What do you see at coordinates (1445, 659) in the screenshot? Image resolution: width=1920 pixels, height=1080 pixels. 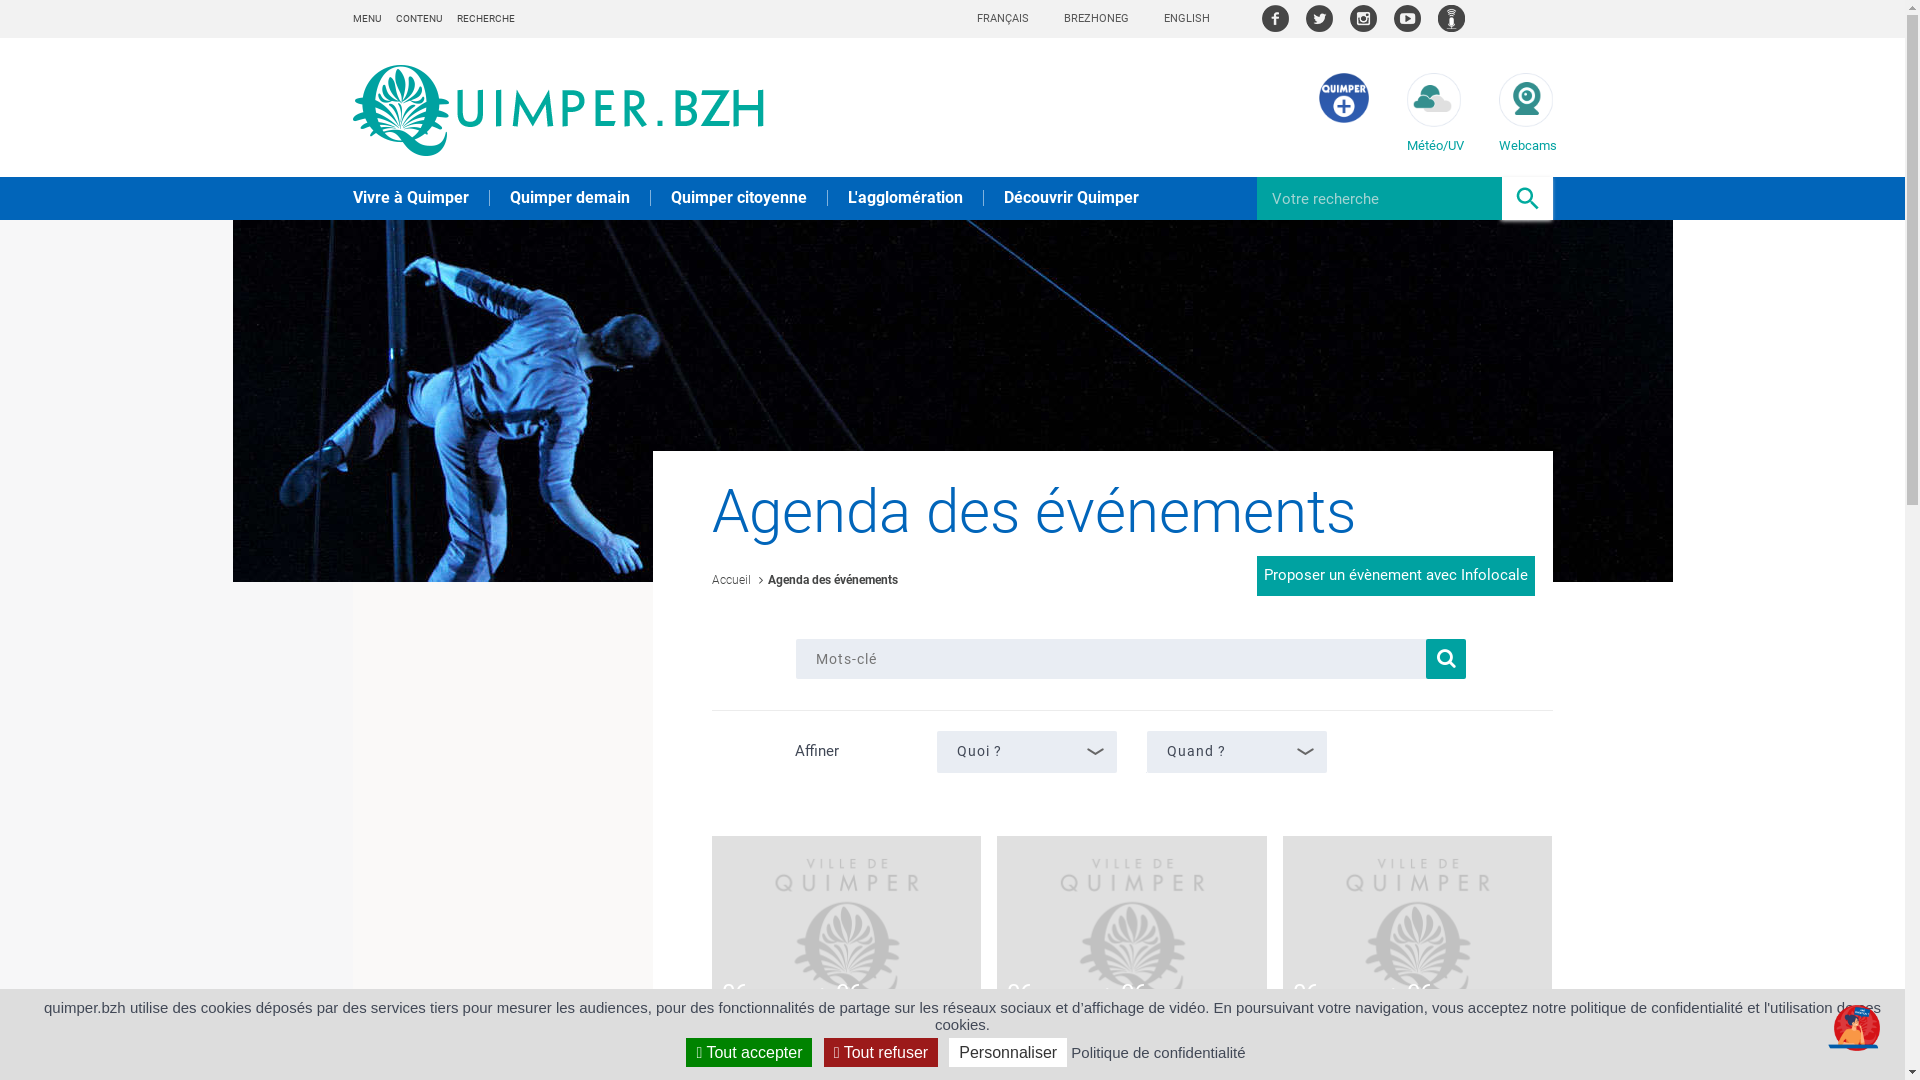 I see `'Lancer la recherche'` at bounding box center [1445, 659].